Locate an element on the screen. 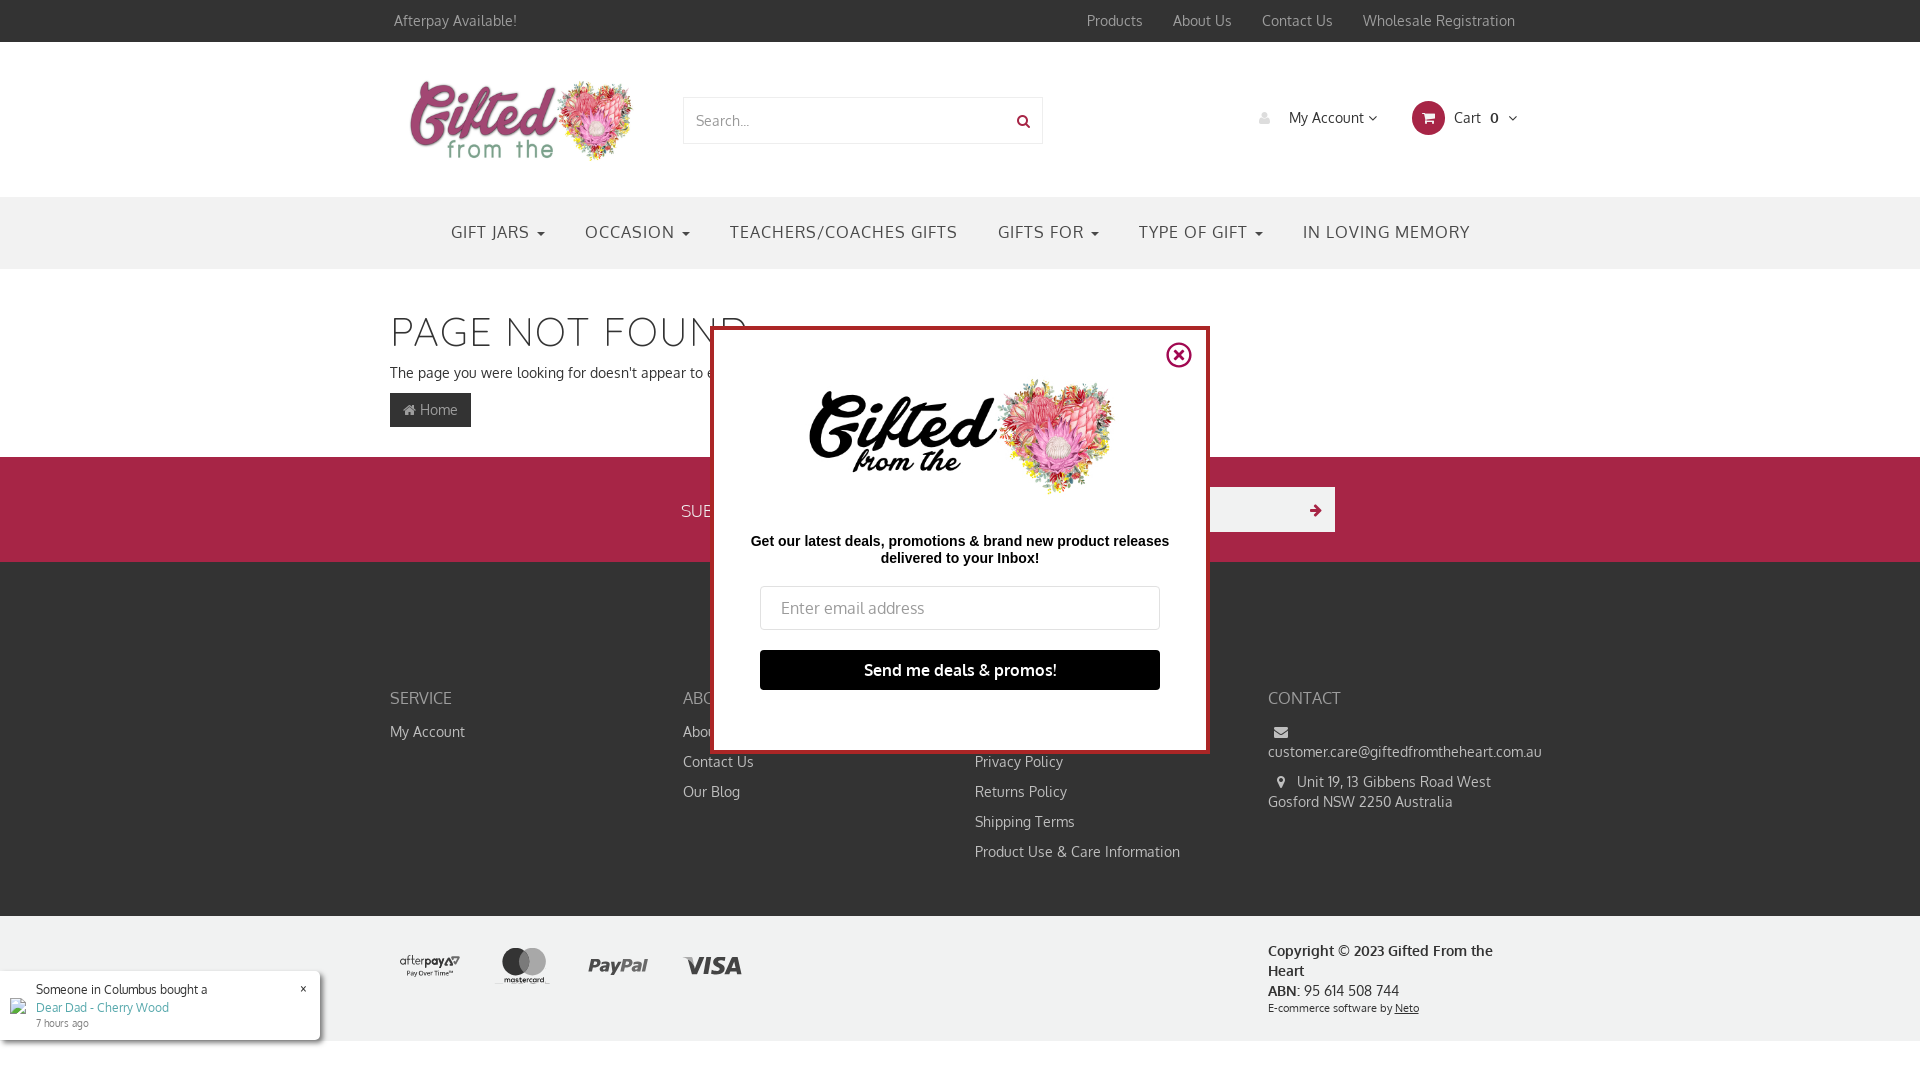 This screenshot has height=1080, width=1920. 'TYPE OF GIFT' is located at coordinates (1200, 231).